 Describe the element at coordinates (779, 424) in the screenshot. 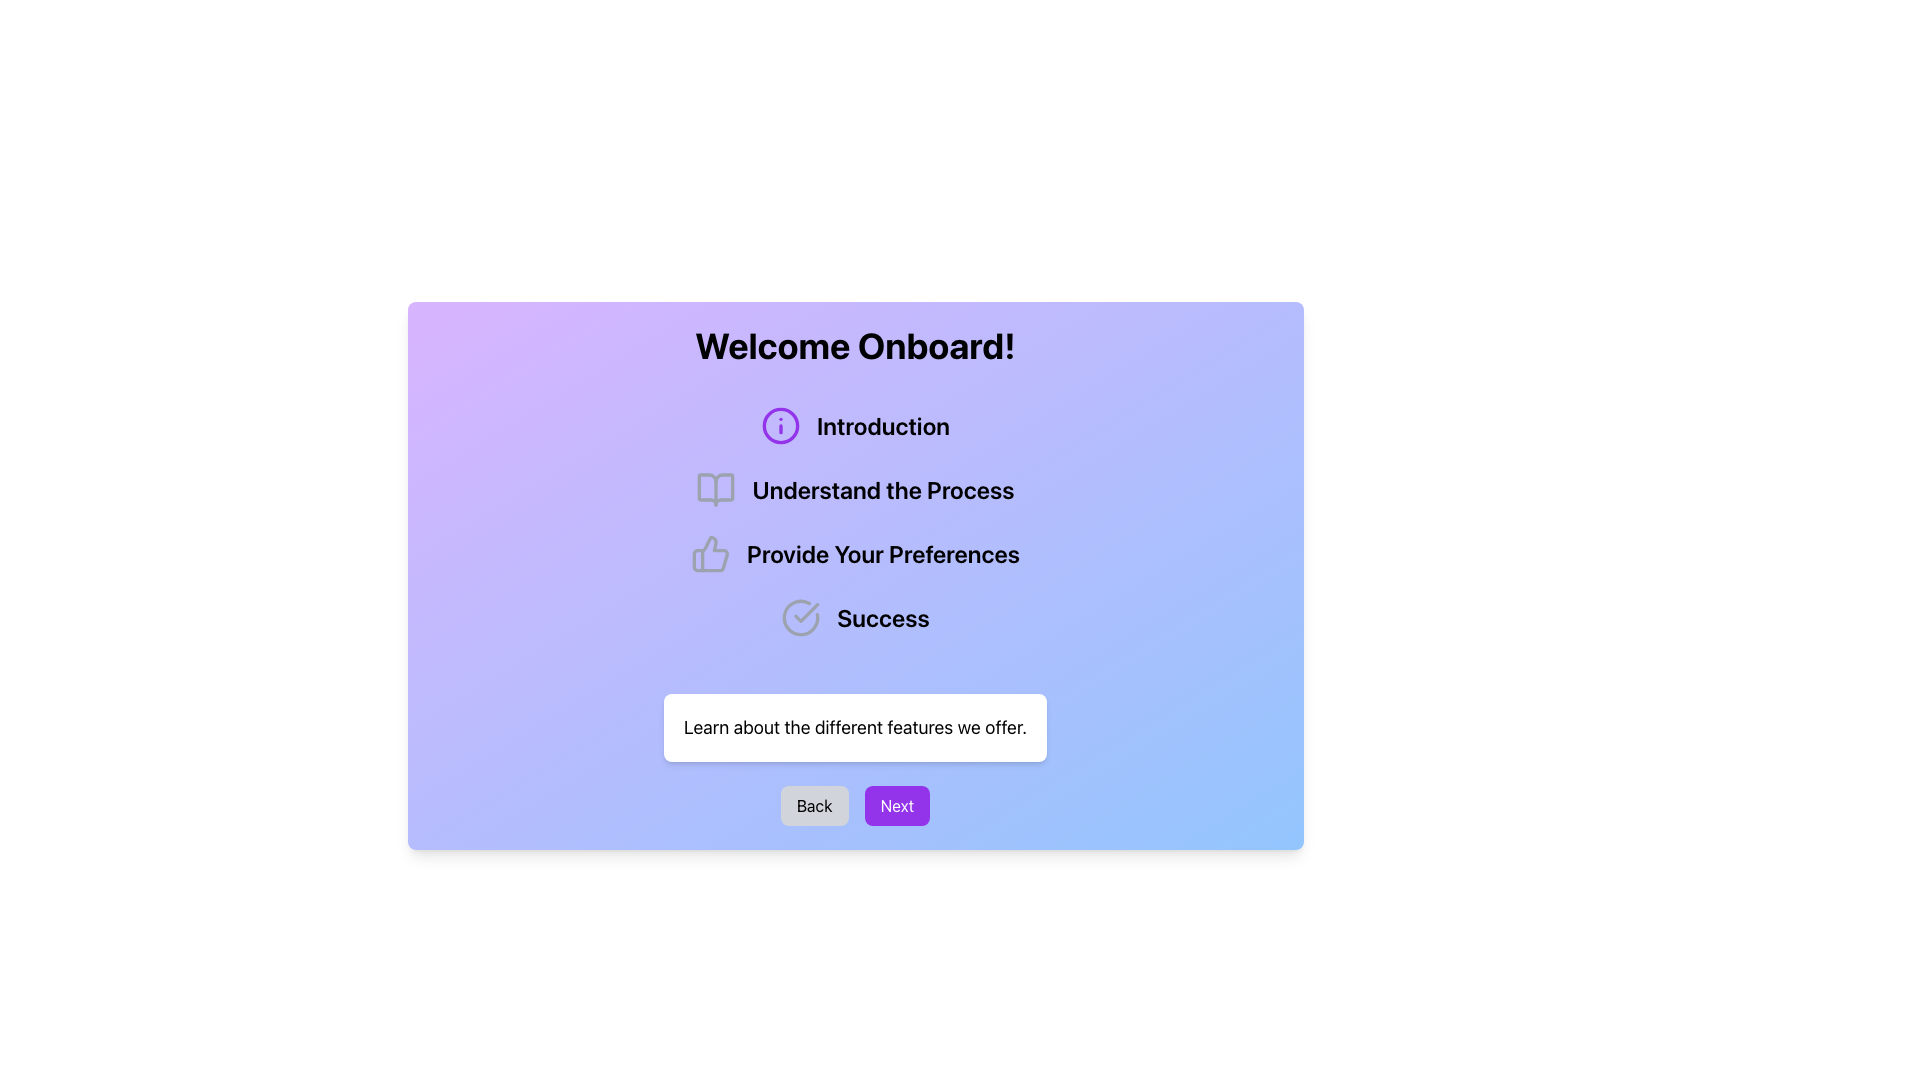

I see `the icon located to the left of the 'Introduction' text, serving as a visual marker for the section` at that location.